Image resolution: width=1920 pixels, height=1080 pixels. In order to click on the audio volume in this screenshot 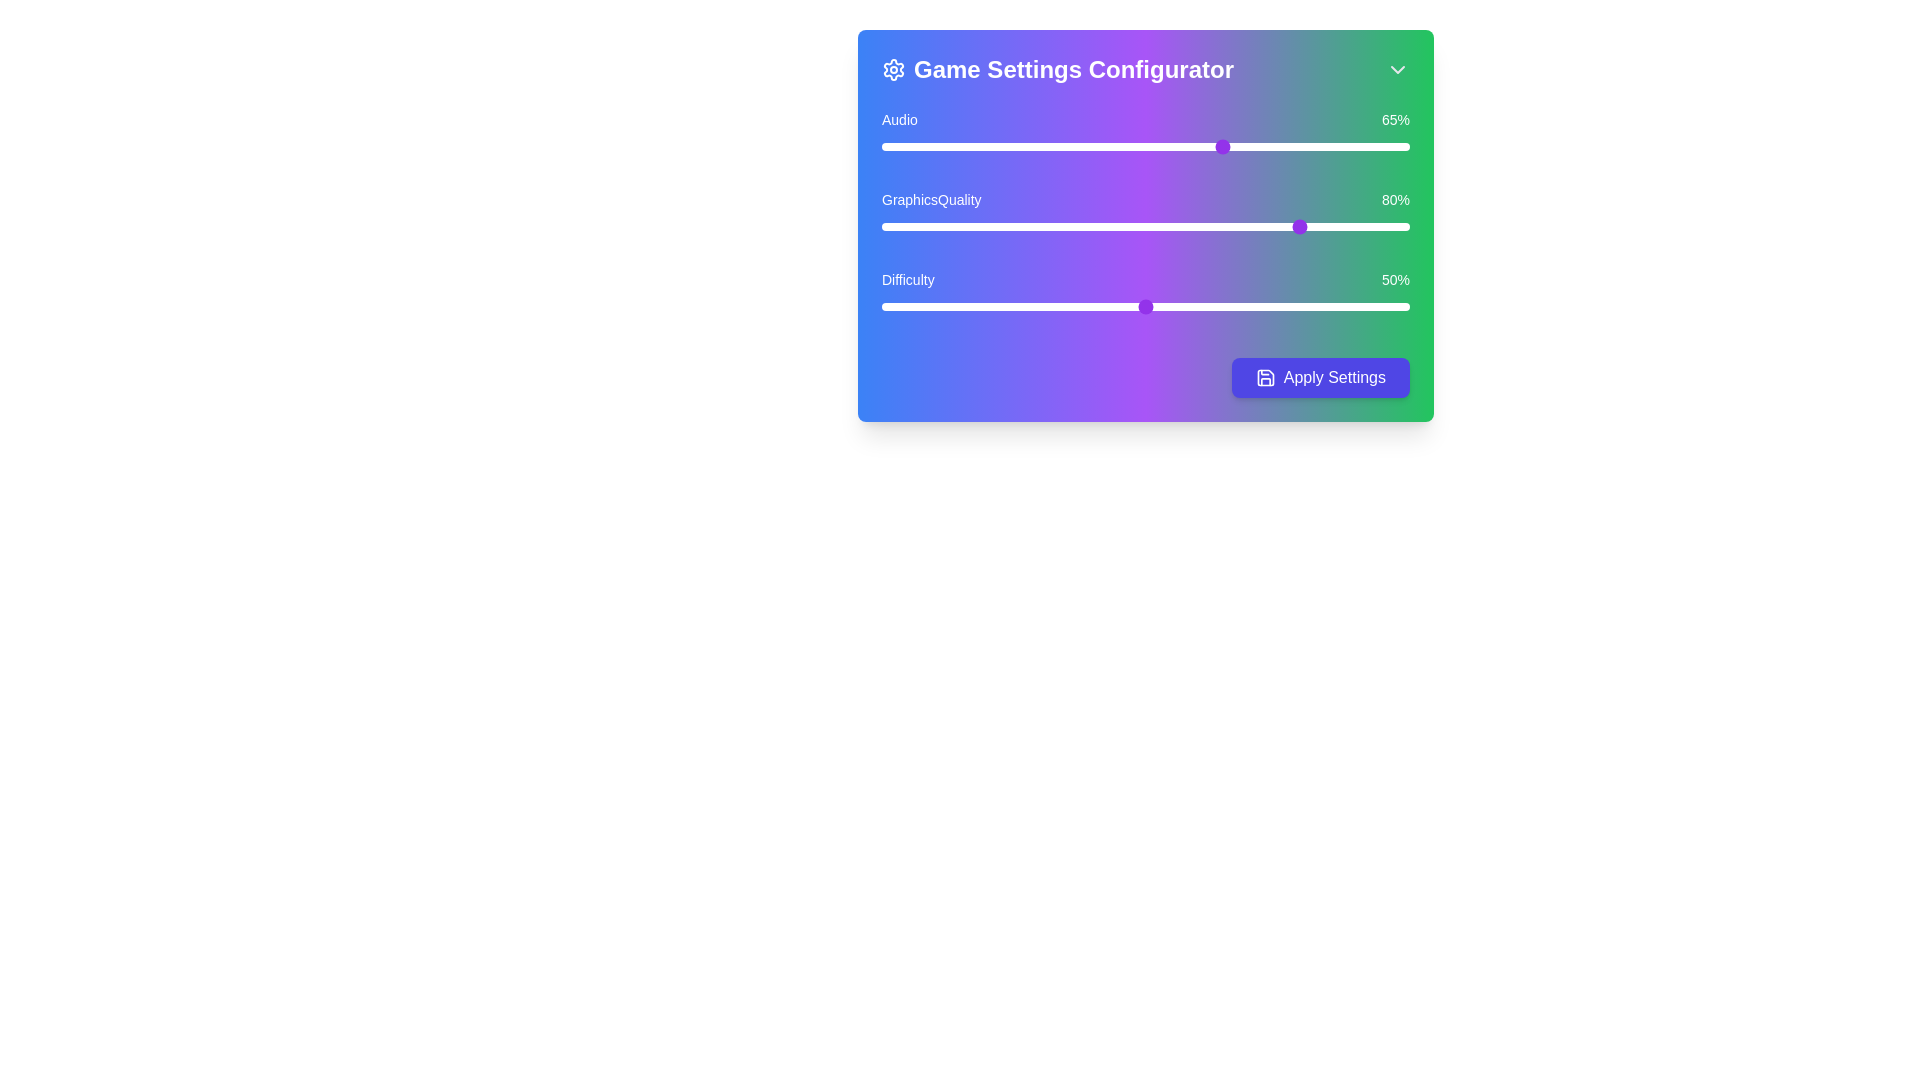, I will do `click(1271, 145)`.